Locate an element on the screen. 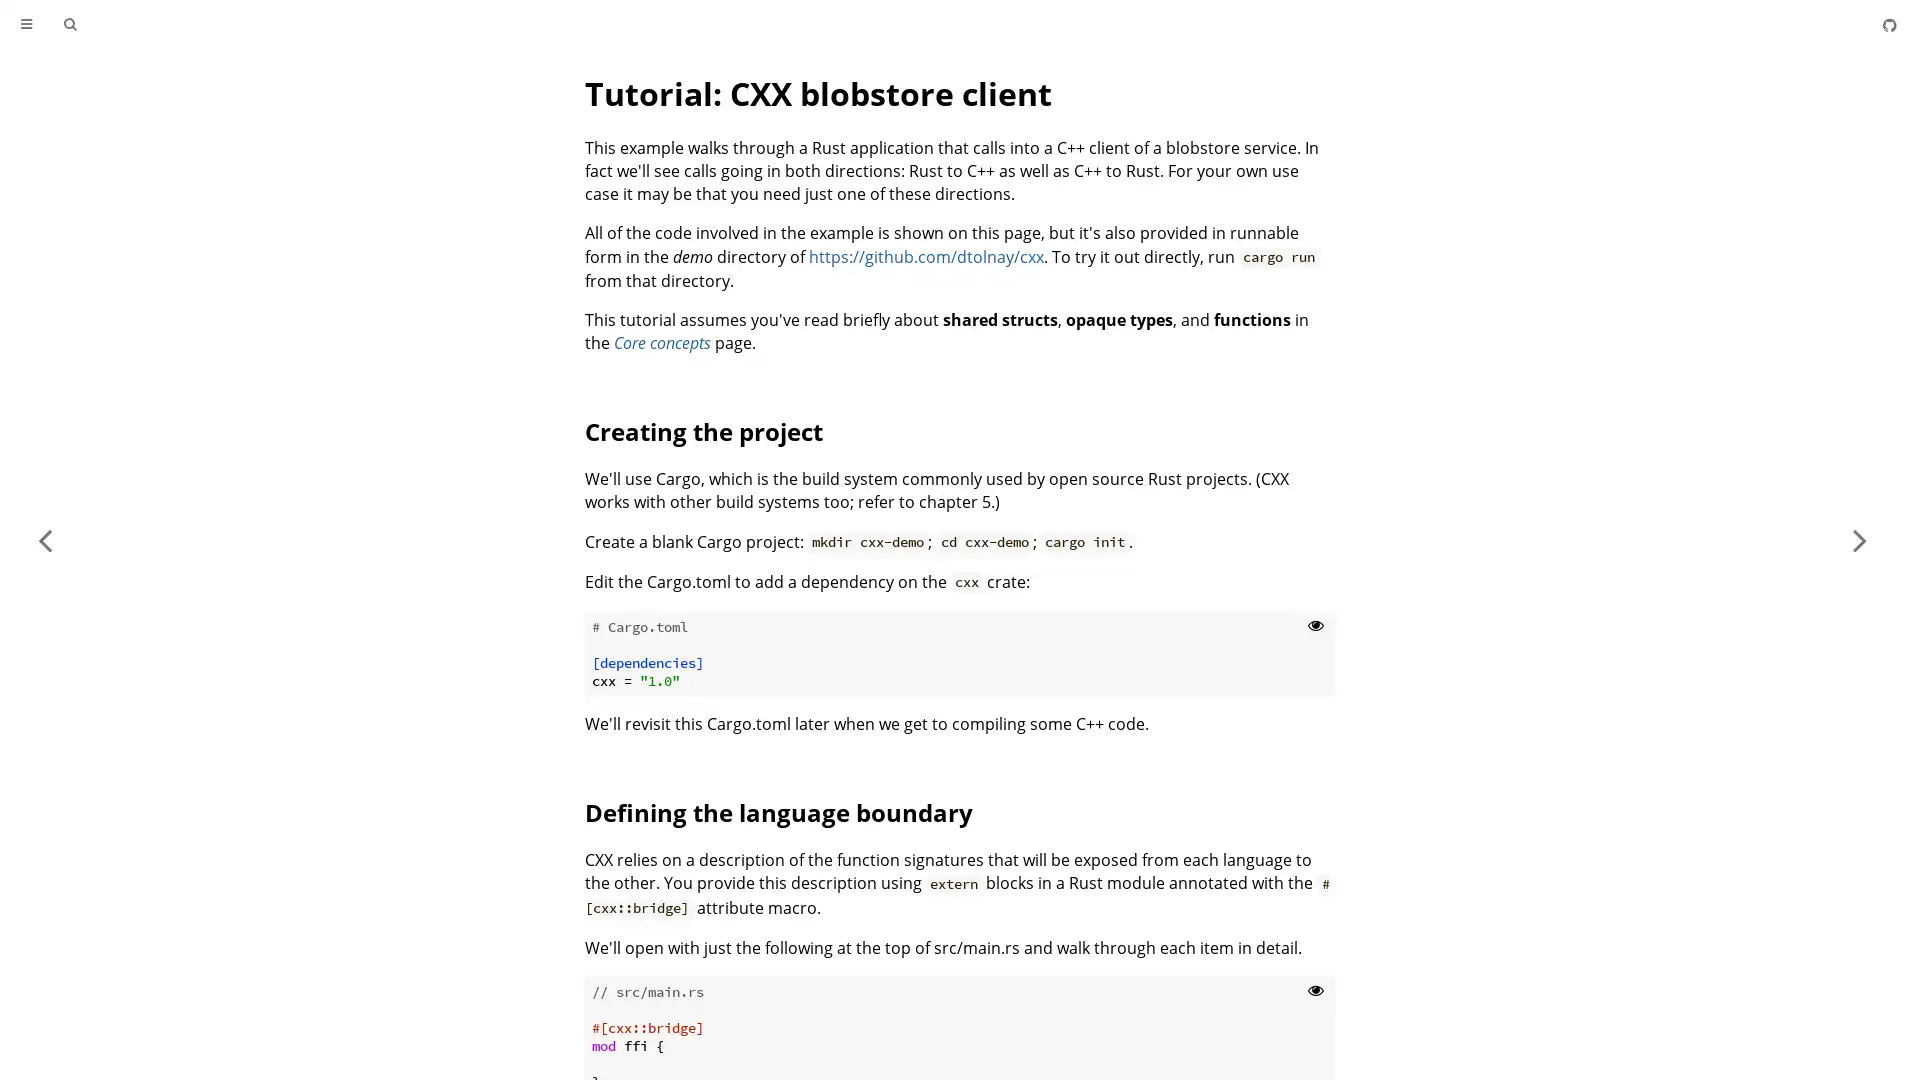 Image resolution: width=1920 pixels, height=1080 pixels. Show hidden lines is located at coordinates (1315, 623).